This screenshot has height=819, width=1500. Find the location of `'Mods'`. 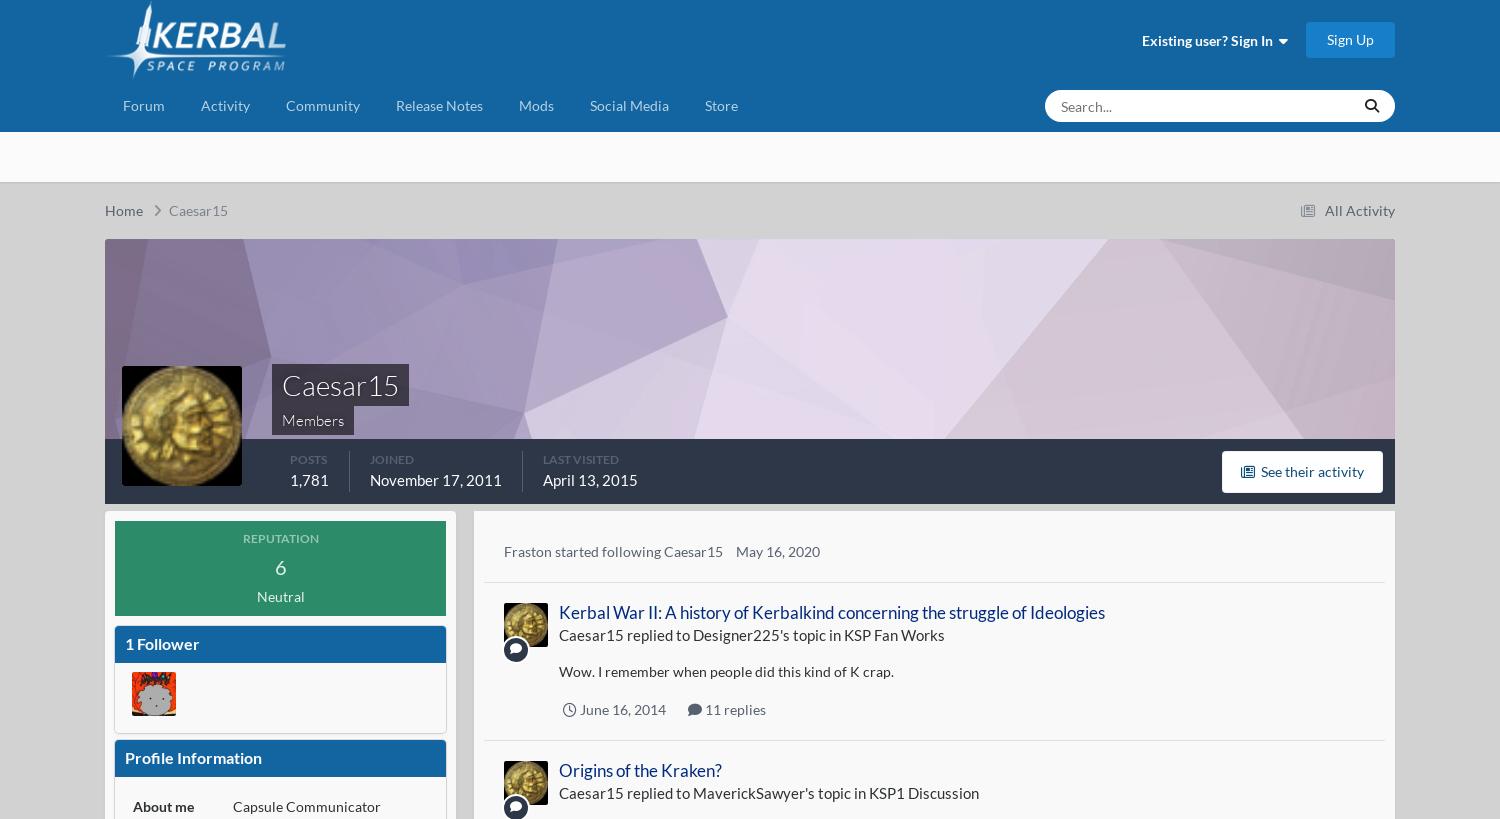

'Mods' is located at coordinates (536, 105).